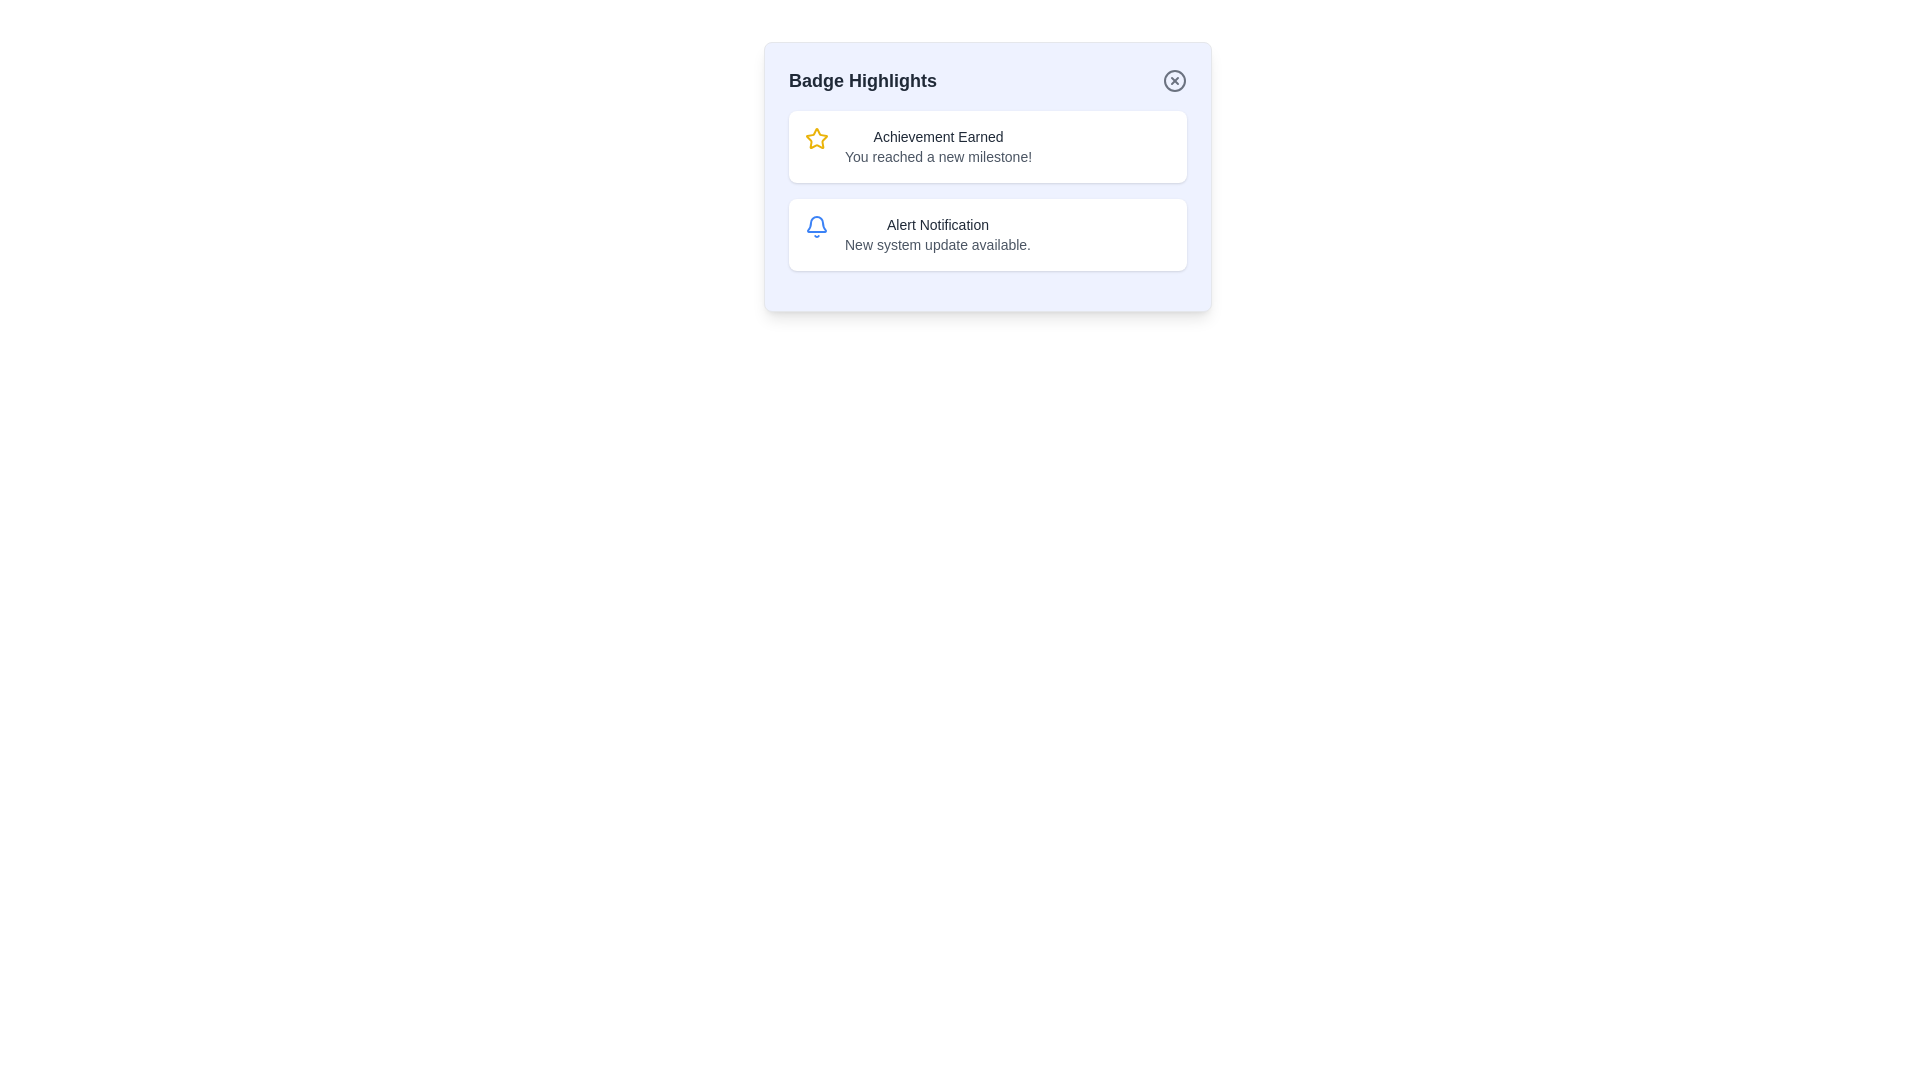 This screenshot has width=1920, height=1080. Describe the element at coordinates (816, 137) in the screenshot. I see `the achievement icon located in the 'Badge Highlights' section, which complements the text 'You reached a new milestone!'` at that location.